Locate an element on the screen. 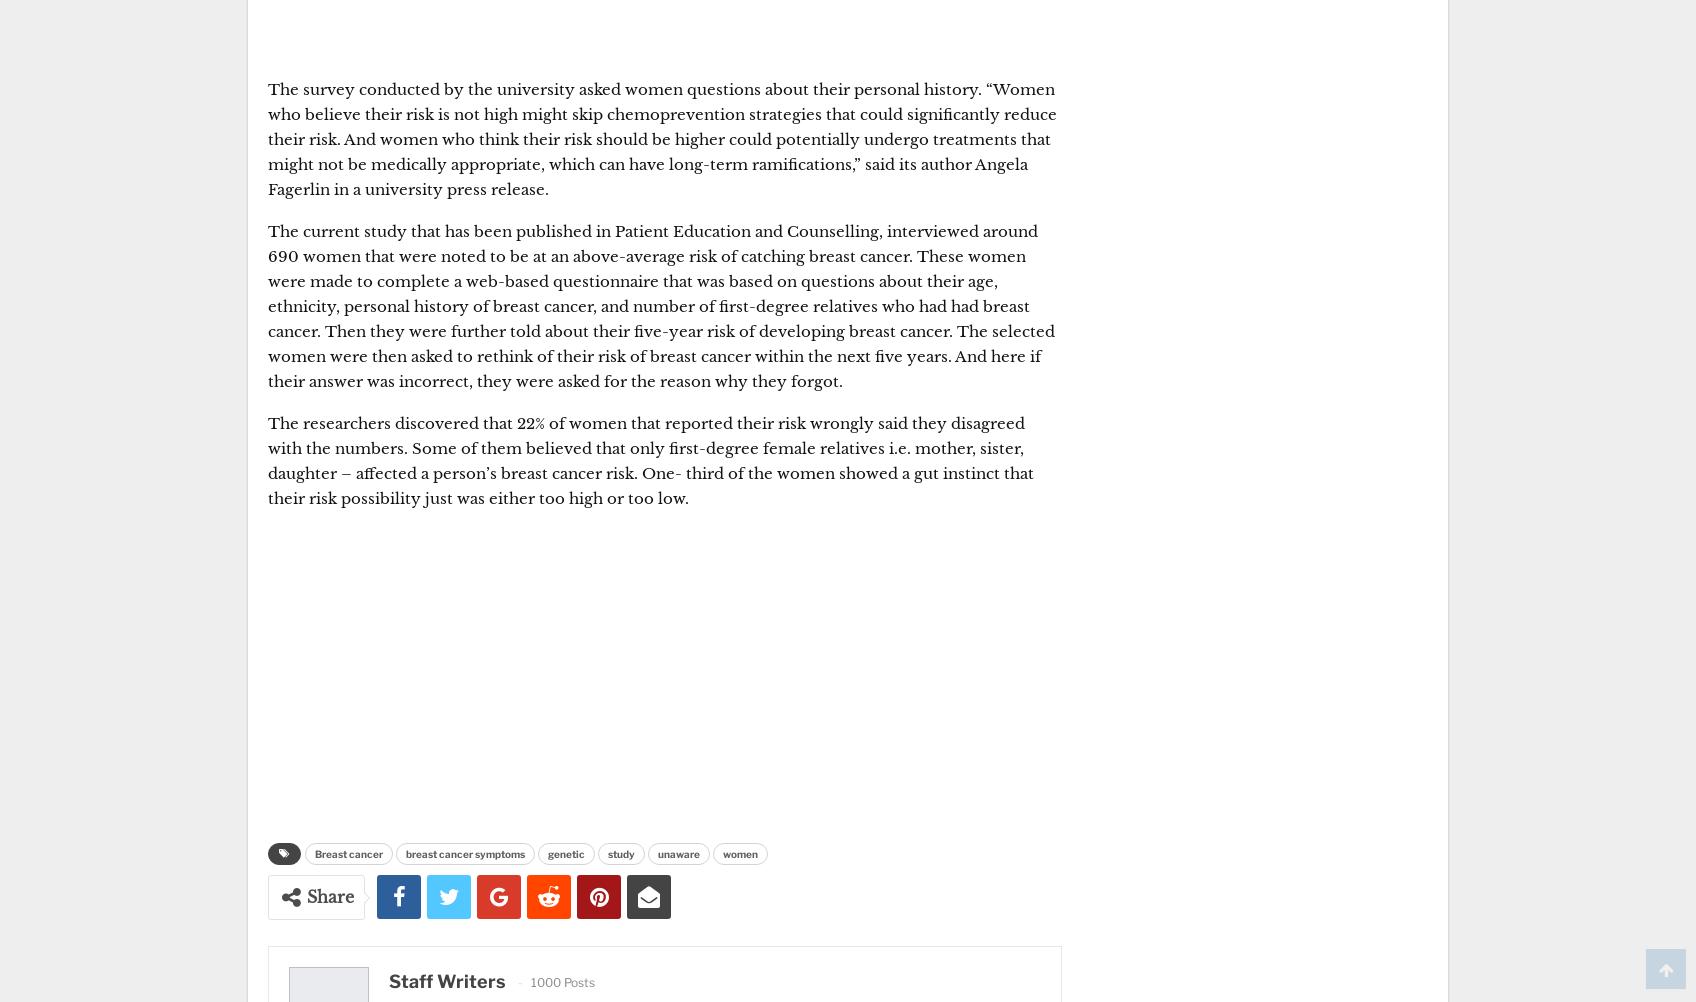 This screenshot has height=1002, width=1696. 'The current study that has been published in Patient Education and Counselling, interviewed around 690 women that were noted to be at an above-average risk of catching breast cancer. These women were made to complete a web-based questionnaire that was based on questions about their age, ethnicity, personal history of breast cancer, and number of first-degree relatives who had had breast cancer. Then they were further told about their five-year risk of developing breast cancer. The selected women were then asked to rethink of their risk of breast cancer within the next five years. And here if their answer was incorrect, they were asked for the reason why they forgot.' is located at coordinates (660, 305).